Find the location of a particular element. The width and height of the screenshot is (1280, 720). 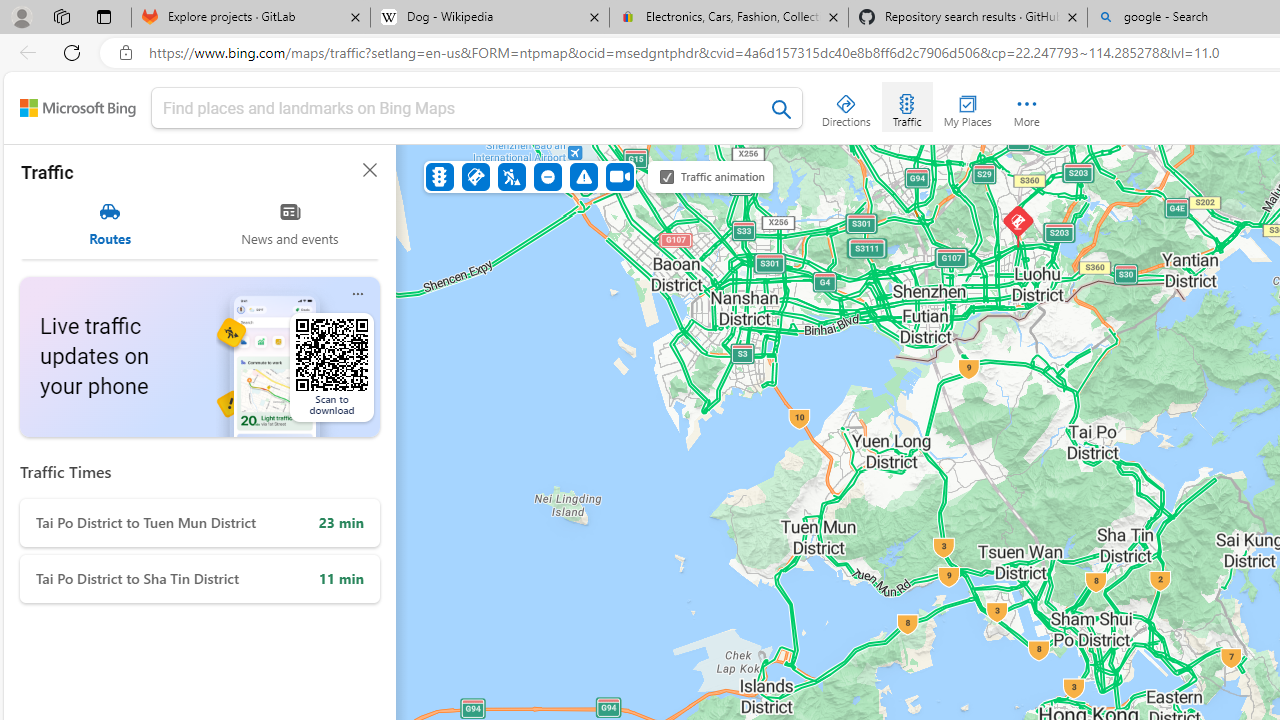

'Class: inputbox' is located at coordinates (476, 111).